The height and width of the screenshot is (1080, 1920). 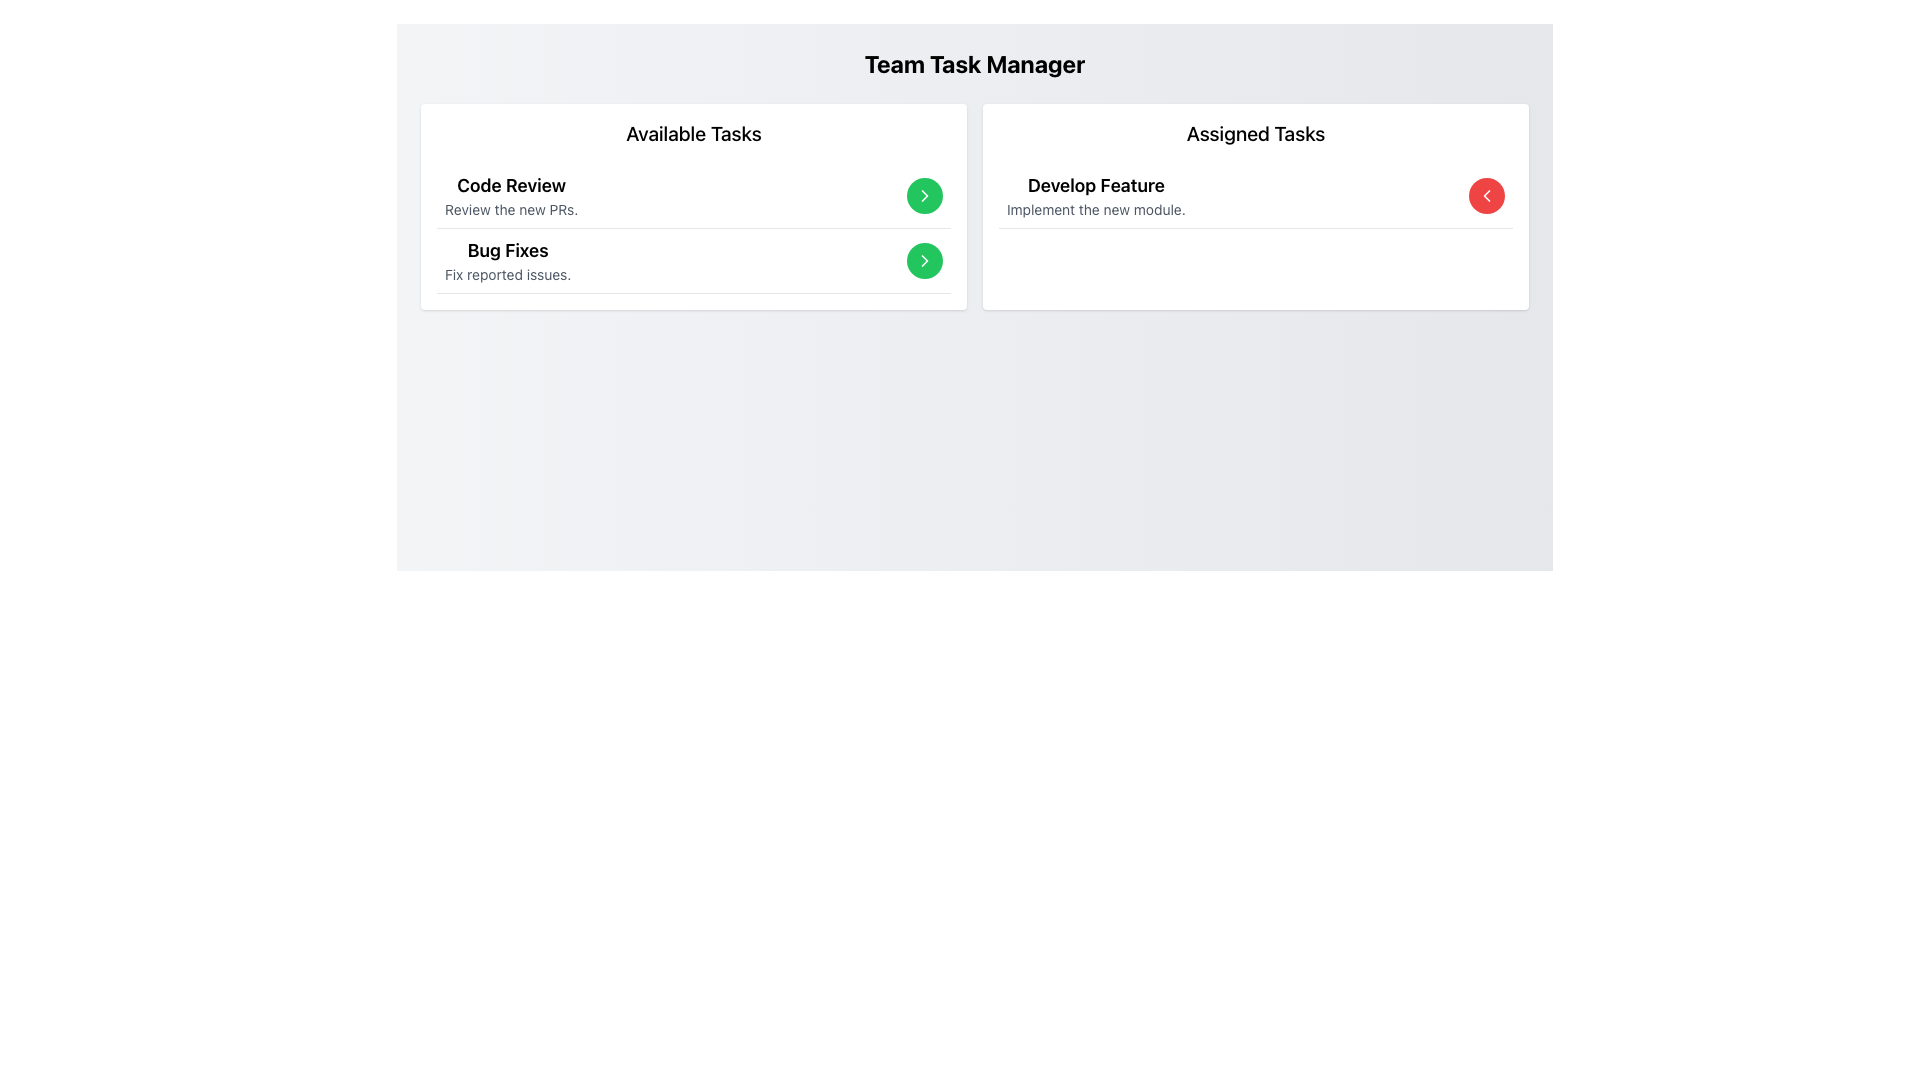 What do you see at coordinates (1487, 196) in the screenshot?
I see `the vector graphic chevron icon located in the top-right section of the 'Assigned Tasks' card` at bounding box center [1487, 196].